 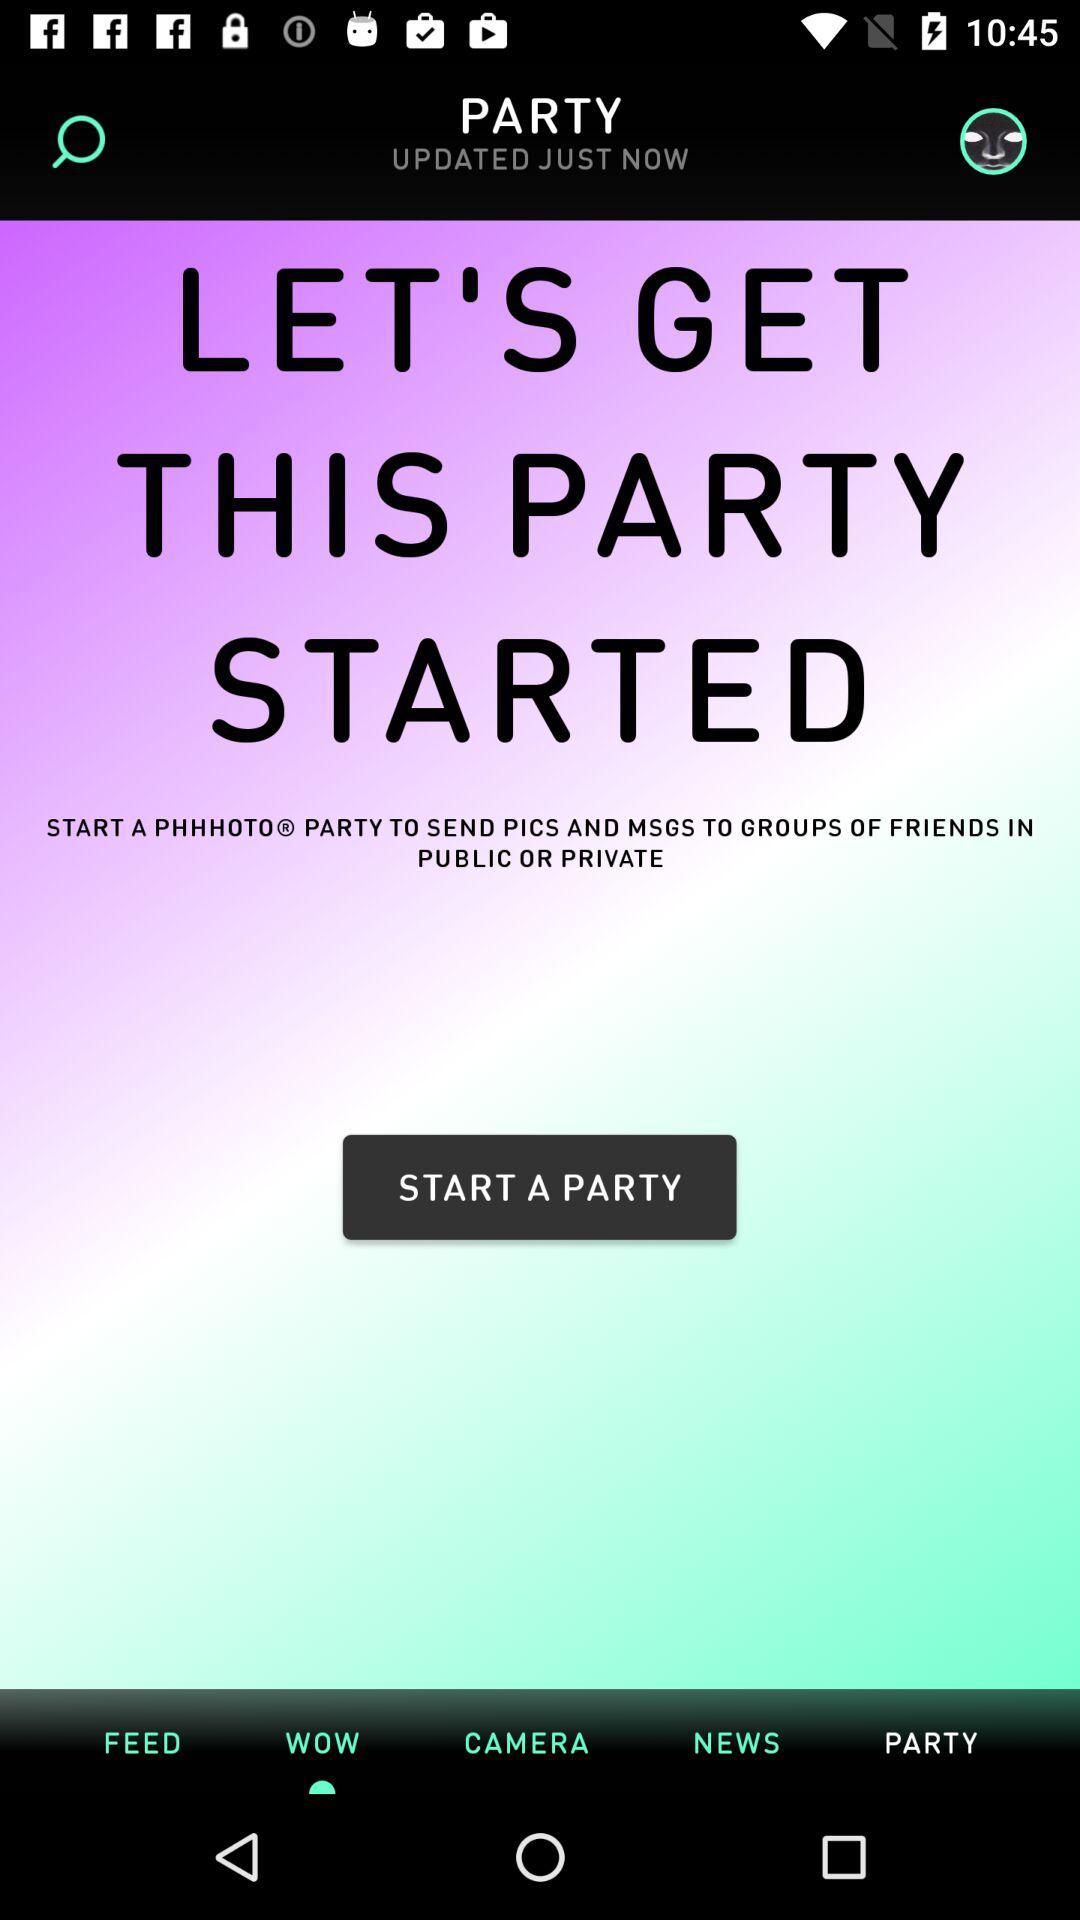 What do you see at coordinates (141, 1740) in the screenshot?
I see `icon below start a phhhoto item` at bounding box center [141, 1740].